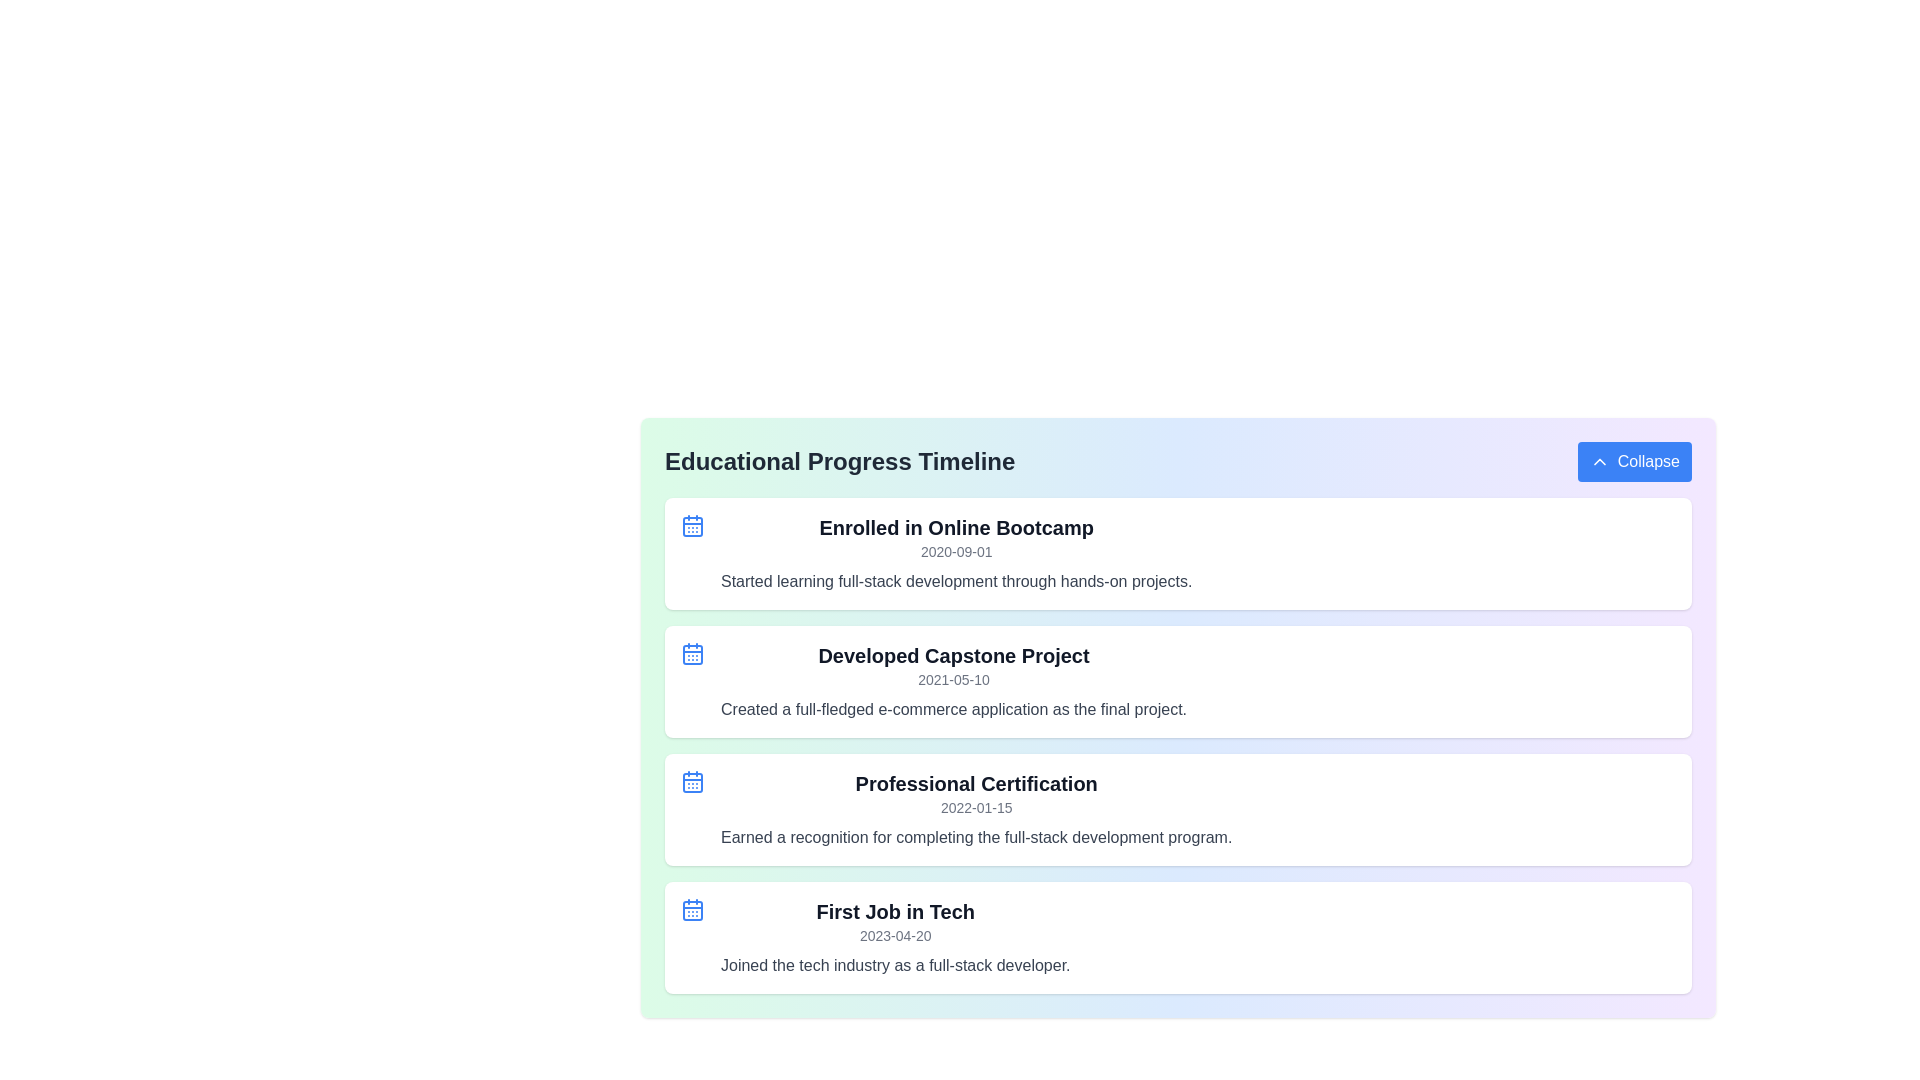  Describe the element at coordinates (1178, 810) in the screenshot. I see `the third timeline item displaying the milestone information for 'Professional Certification' using keyboard navigation` at that location.